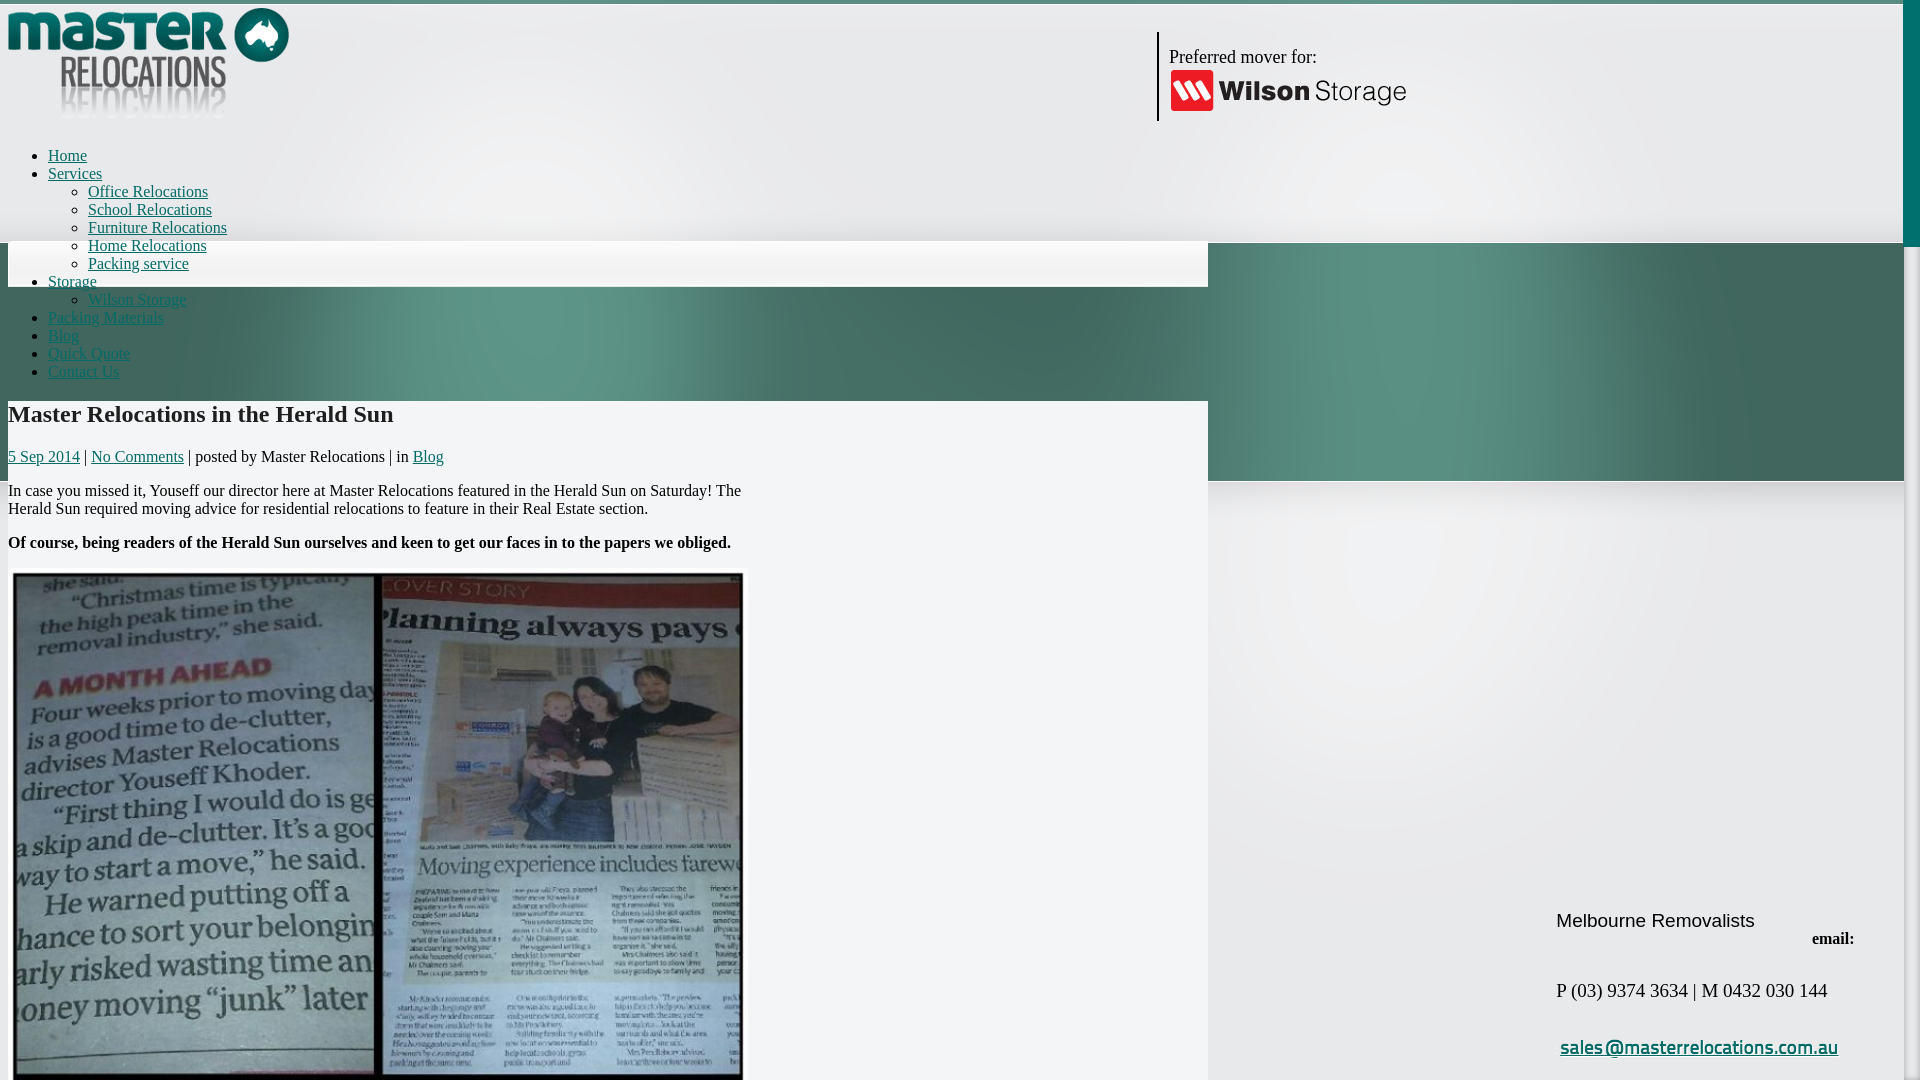 Image resolution: width=1920 pixels, height=1080 pixels. I want to click on 'Packing Materials', so click(104, 316).